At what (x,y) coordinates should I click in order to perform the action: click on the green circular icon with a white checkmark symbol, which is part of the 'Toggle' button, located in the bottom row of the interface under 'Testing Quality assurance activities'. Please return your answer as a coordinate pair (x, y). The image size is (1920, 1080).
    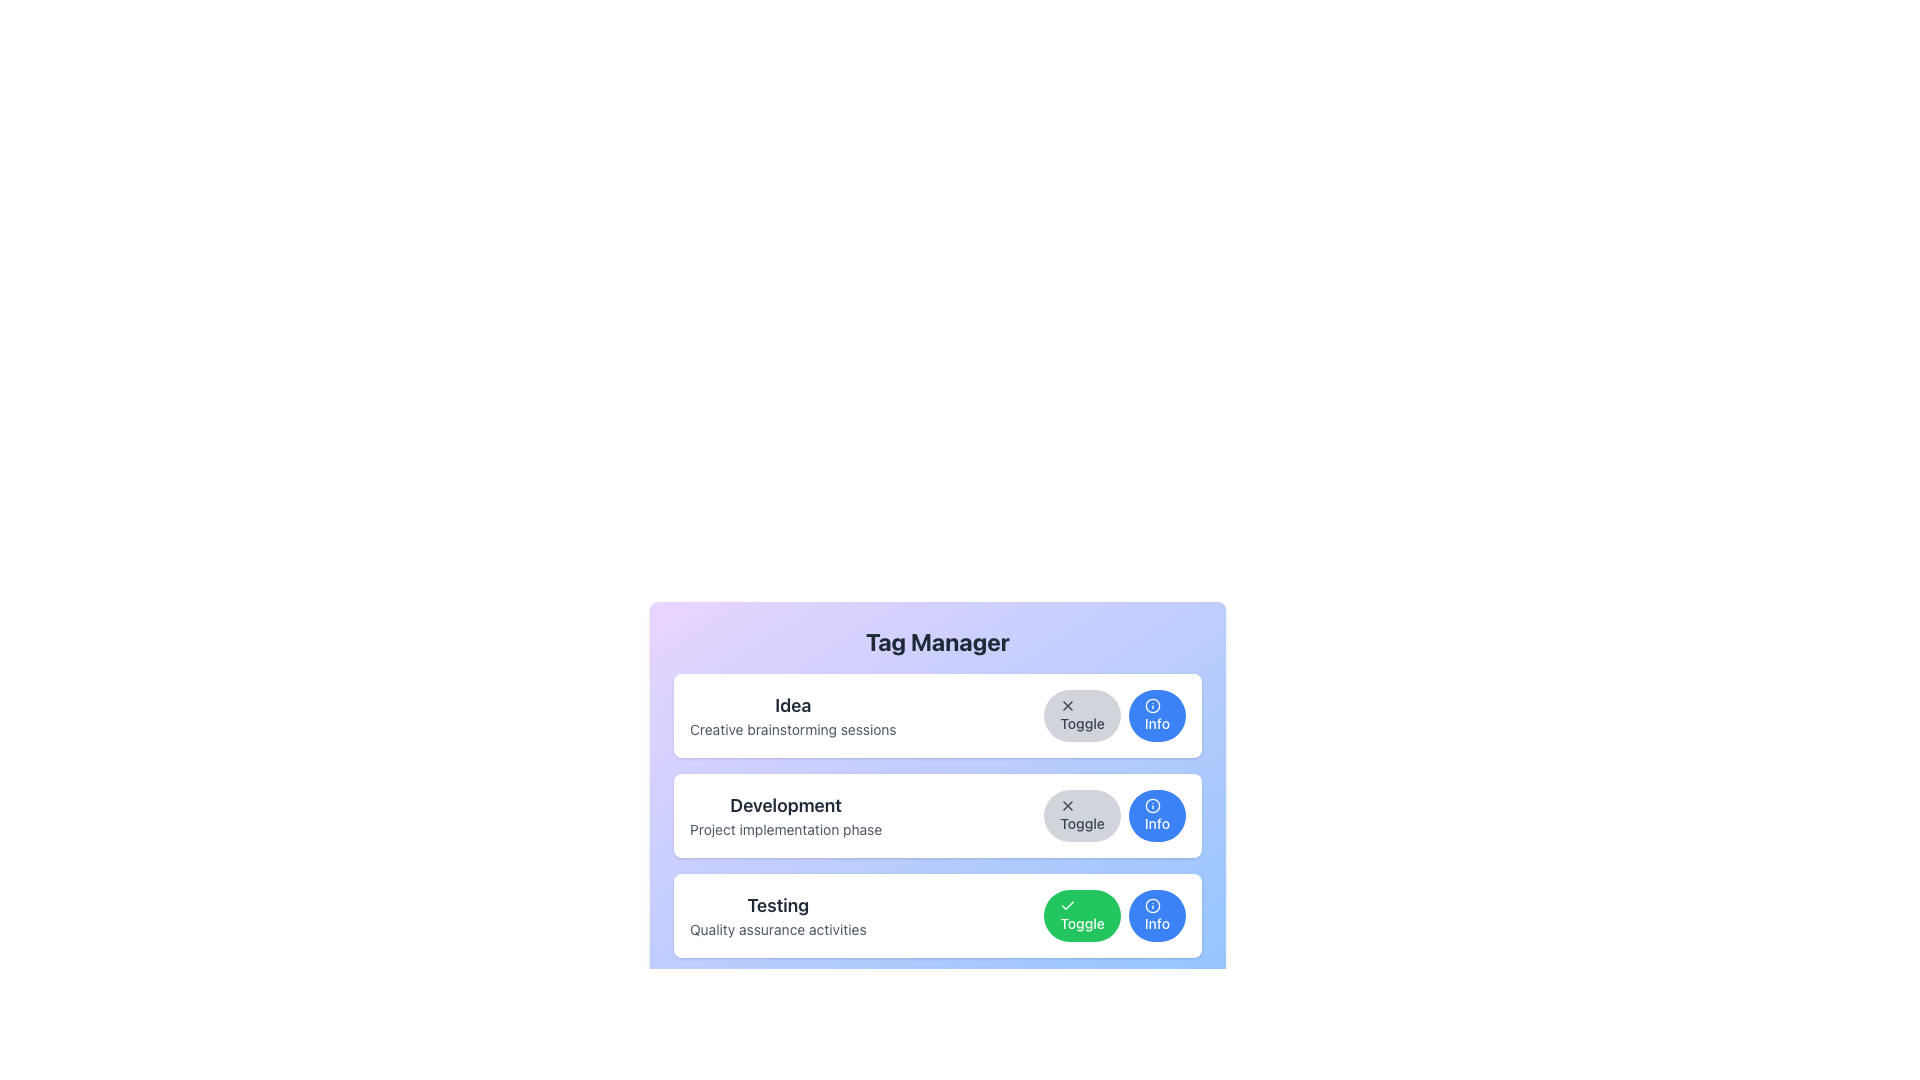
    Looking at the image, I should click on (1067, 906).